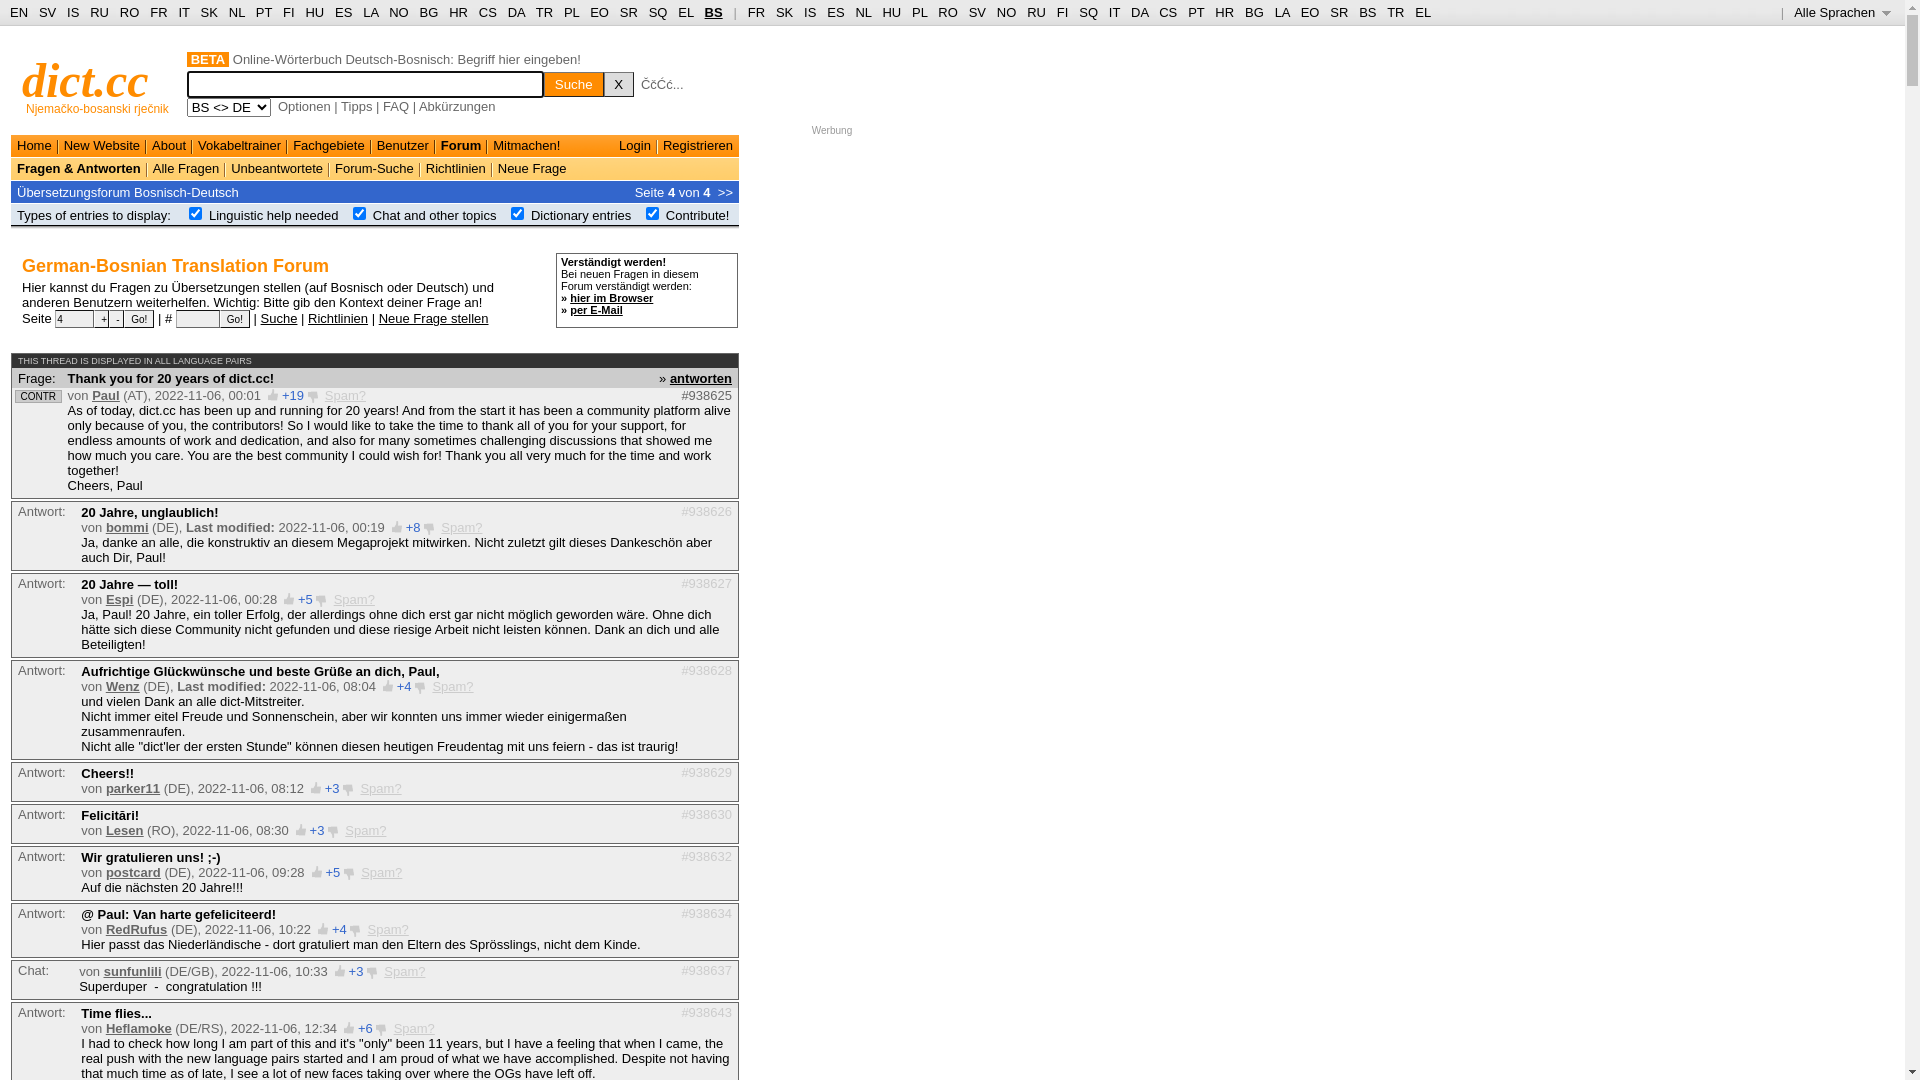 The image size is (1920, 1080). What do you see at coordinates (706, 813) in the screenshot?
I see `'#938630'` at bounding box center [706, 813].